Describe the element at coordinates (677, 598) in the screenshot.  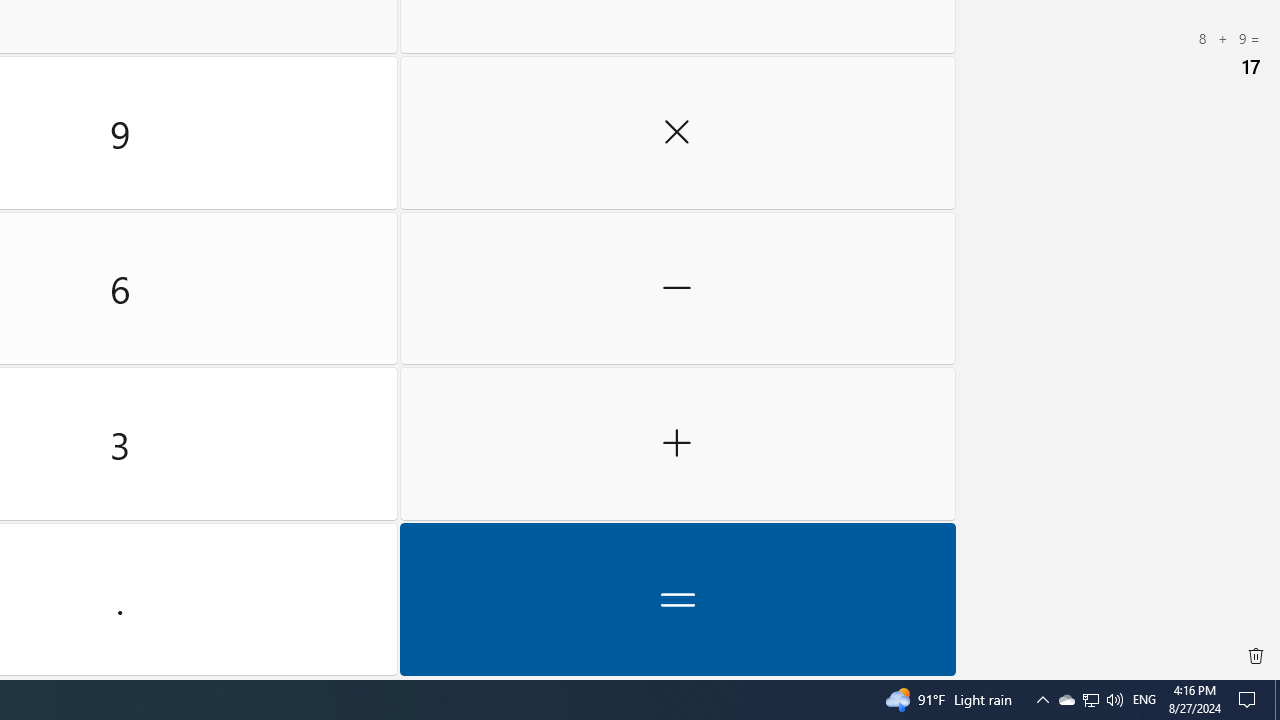
I see `'Equals'` at that location.